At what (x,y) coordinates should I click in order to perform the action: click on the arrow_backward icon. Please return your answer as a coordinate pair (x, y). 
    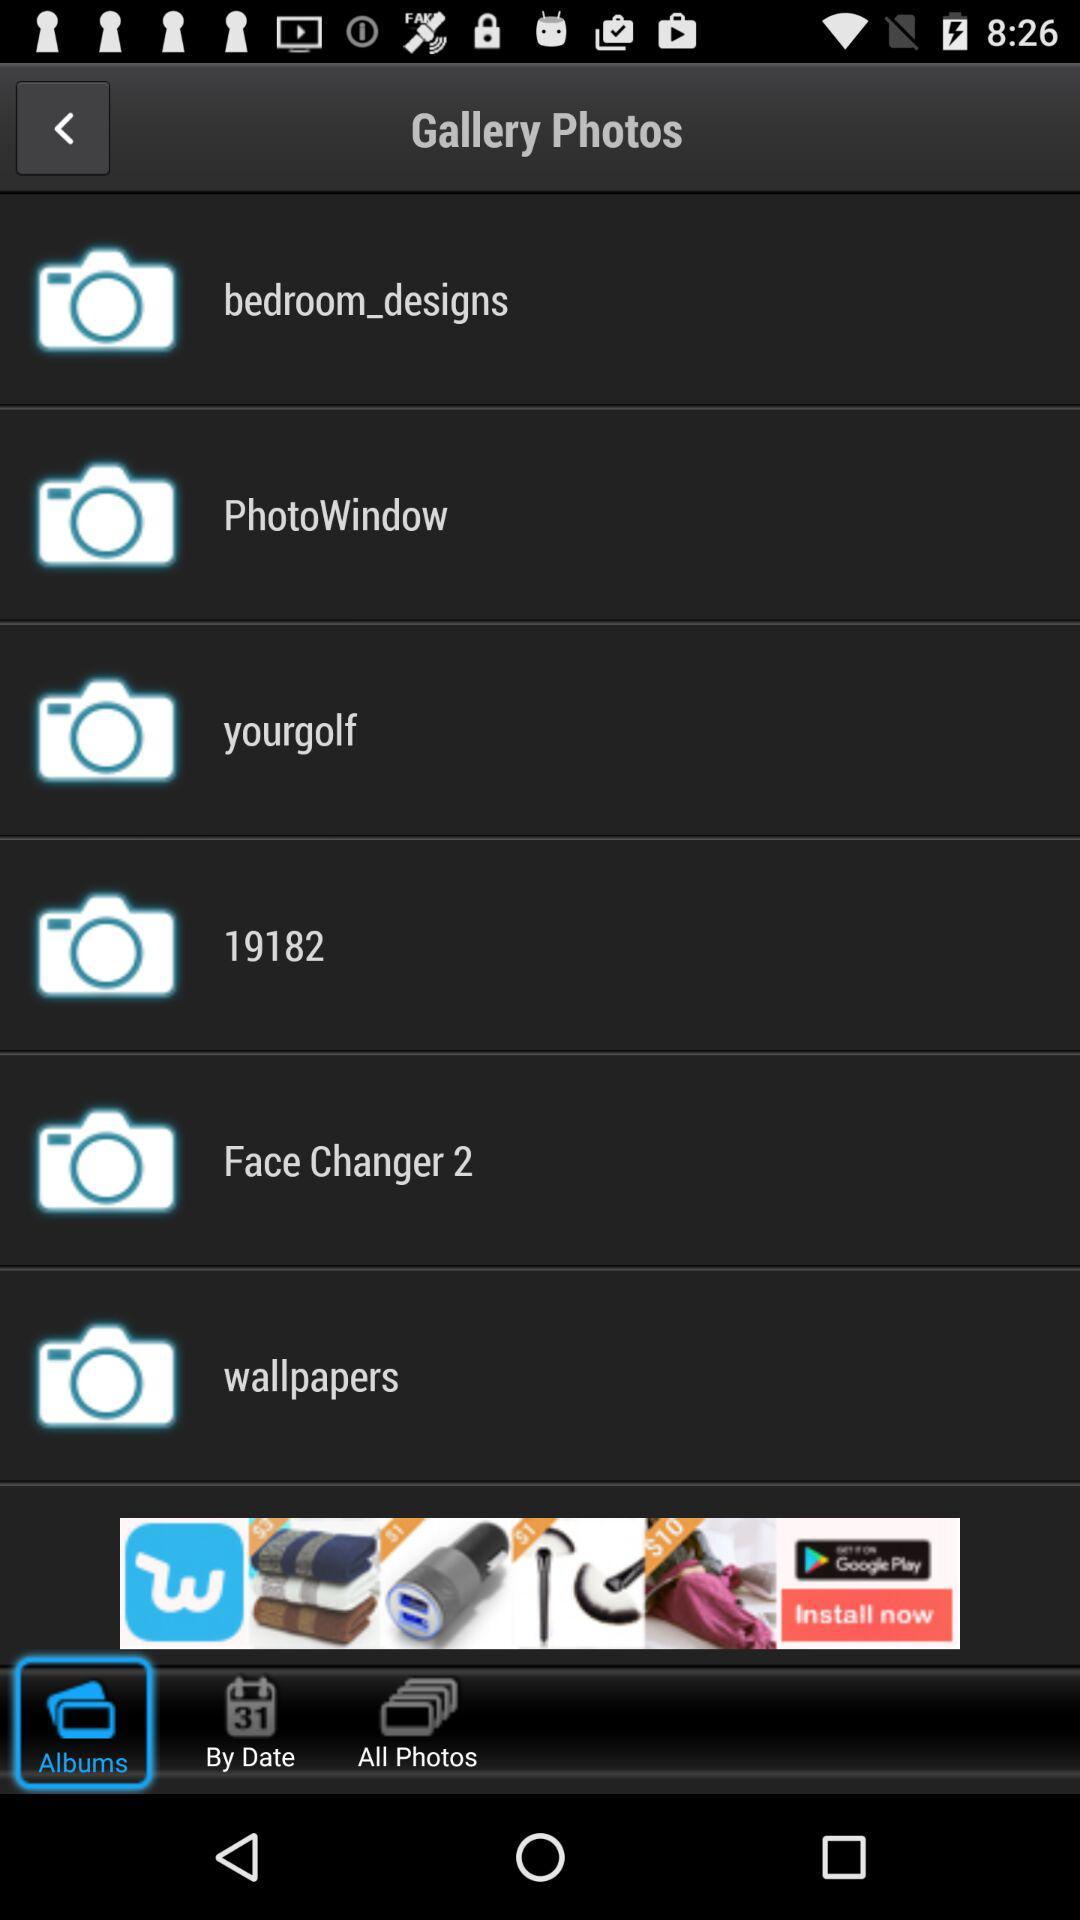
    Looking at the image, I should click on (61, 136).